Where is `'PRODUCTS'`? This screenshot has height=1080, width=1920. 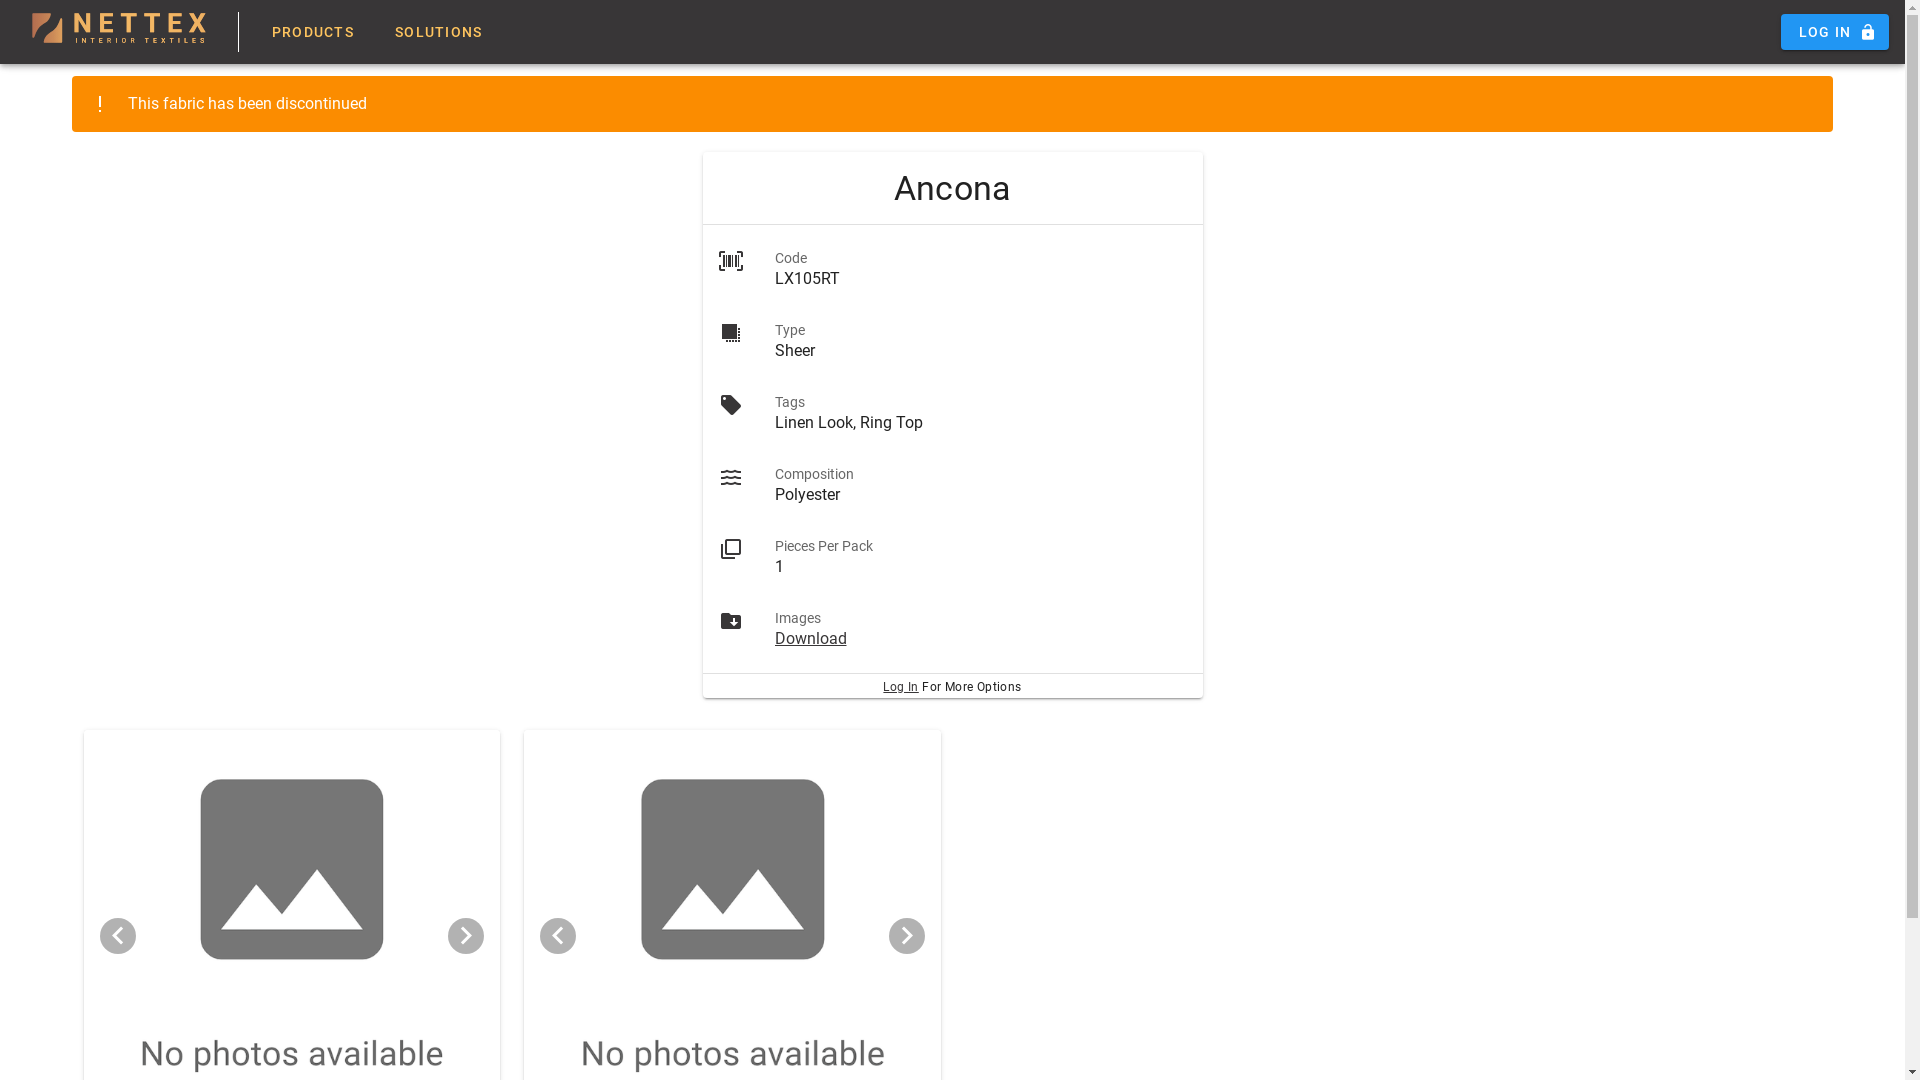 'PRODUCTS' is located at coordinates (311, 31).